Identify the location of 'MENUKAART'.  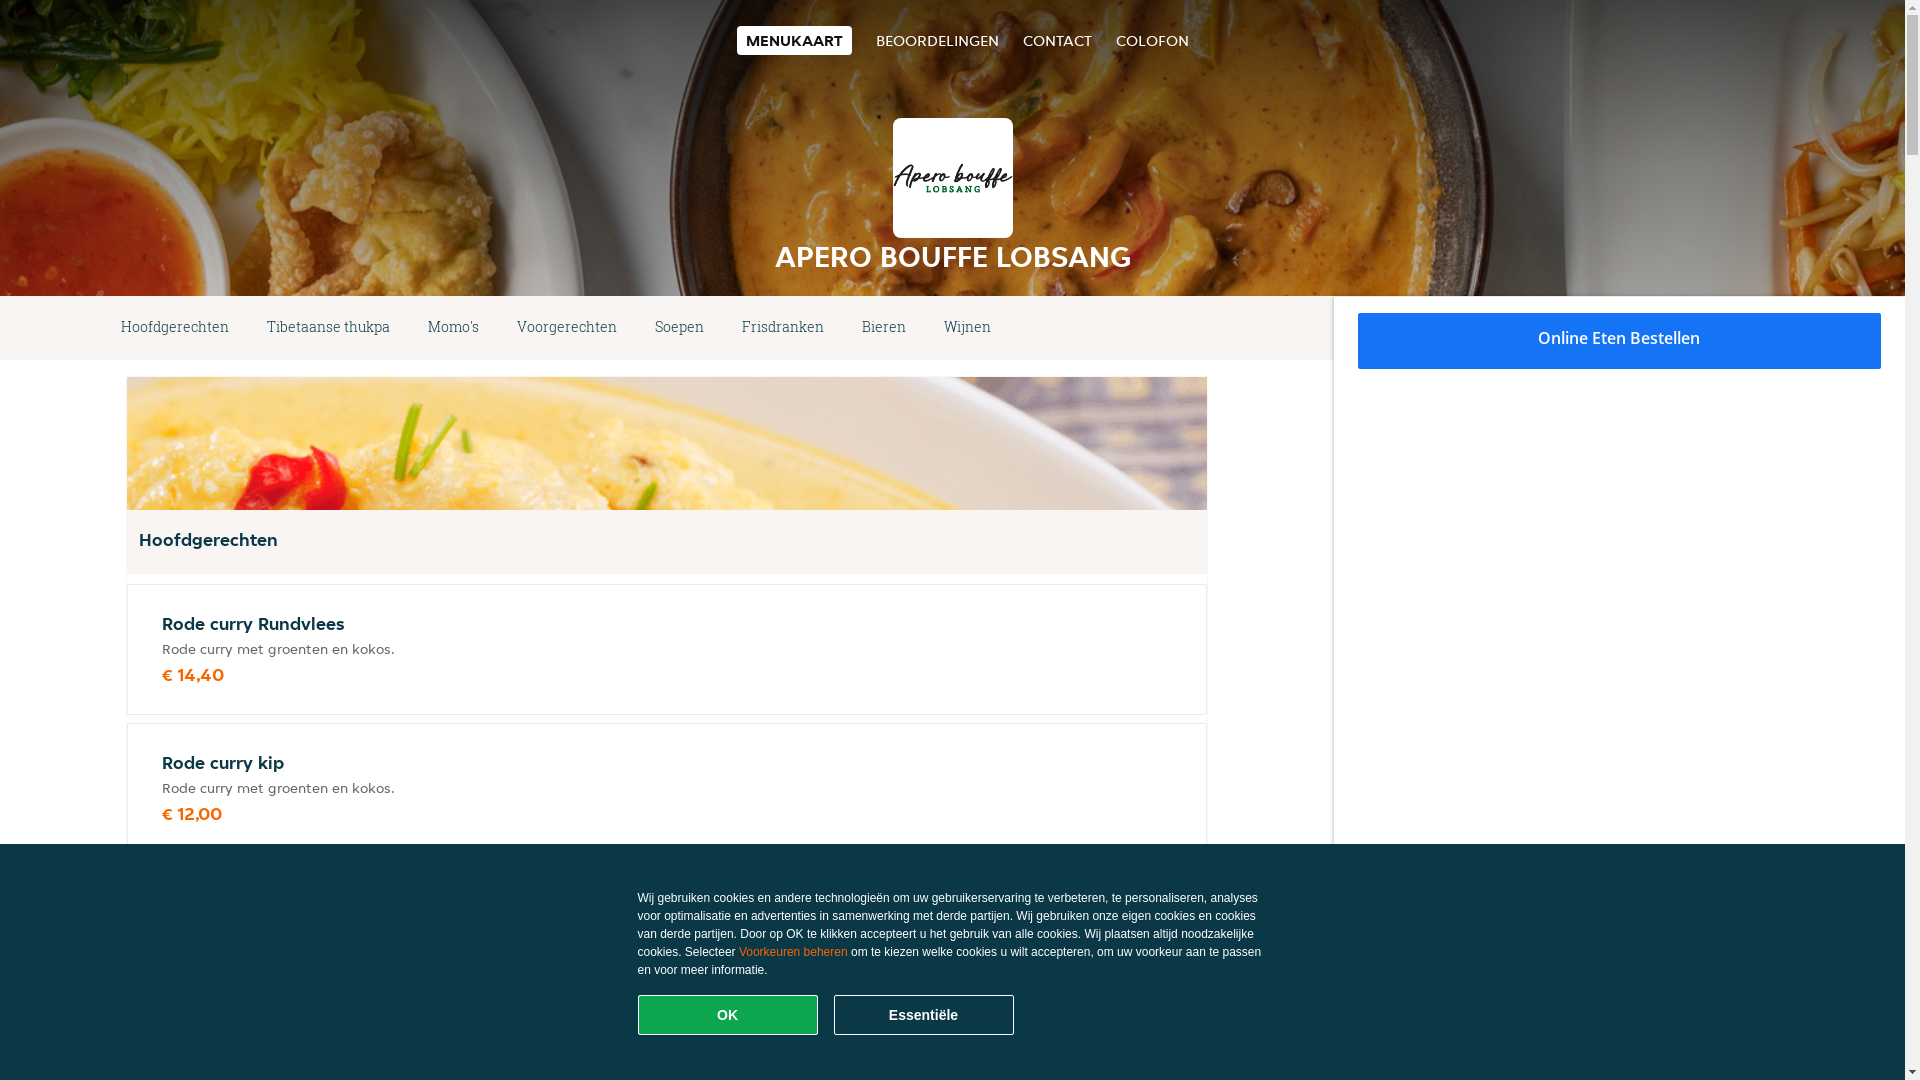
(792, 40).